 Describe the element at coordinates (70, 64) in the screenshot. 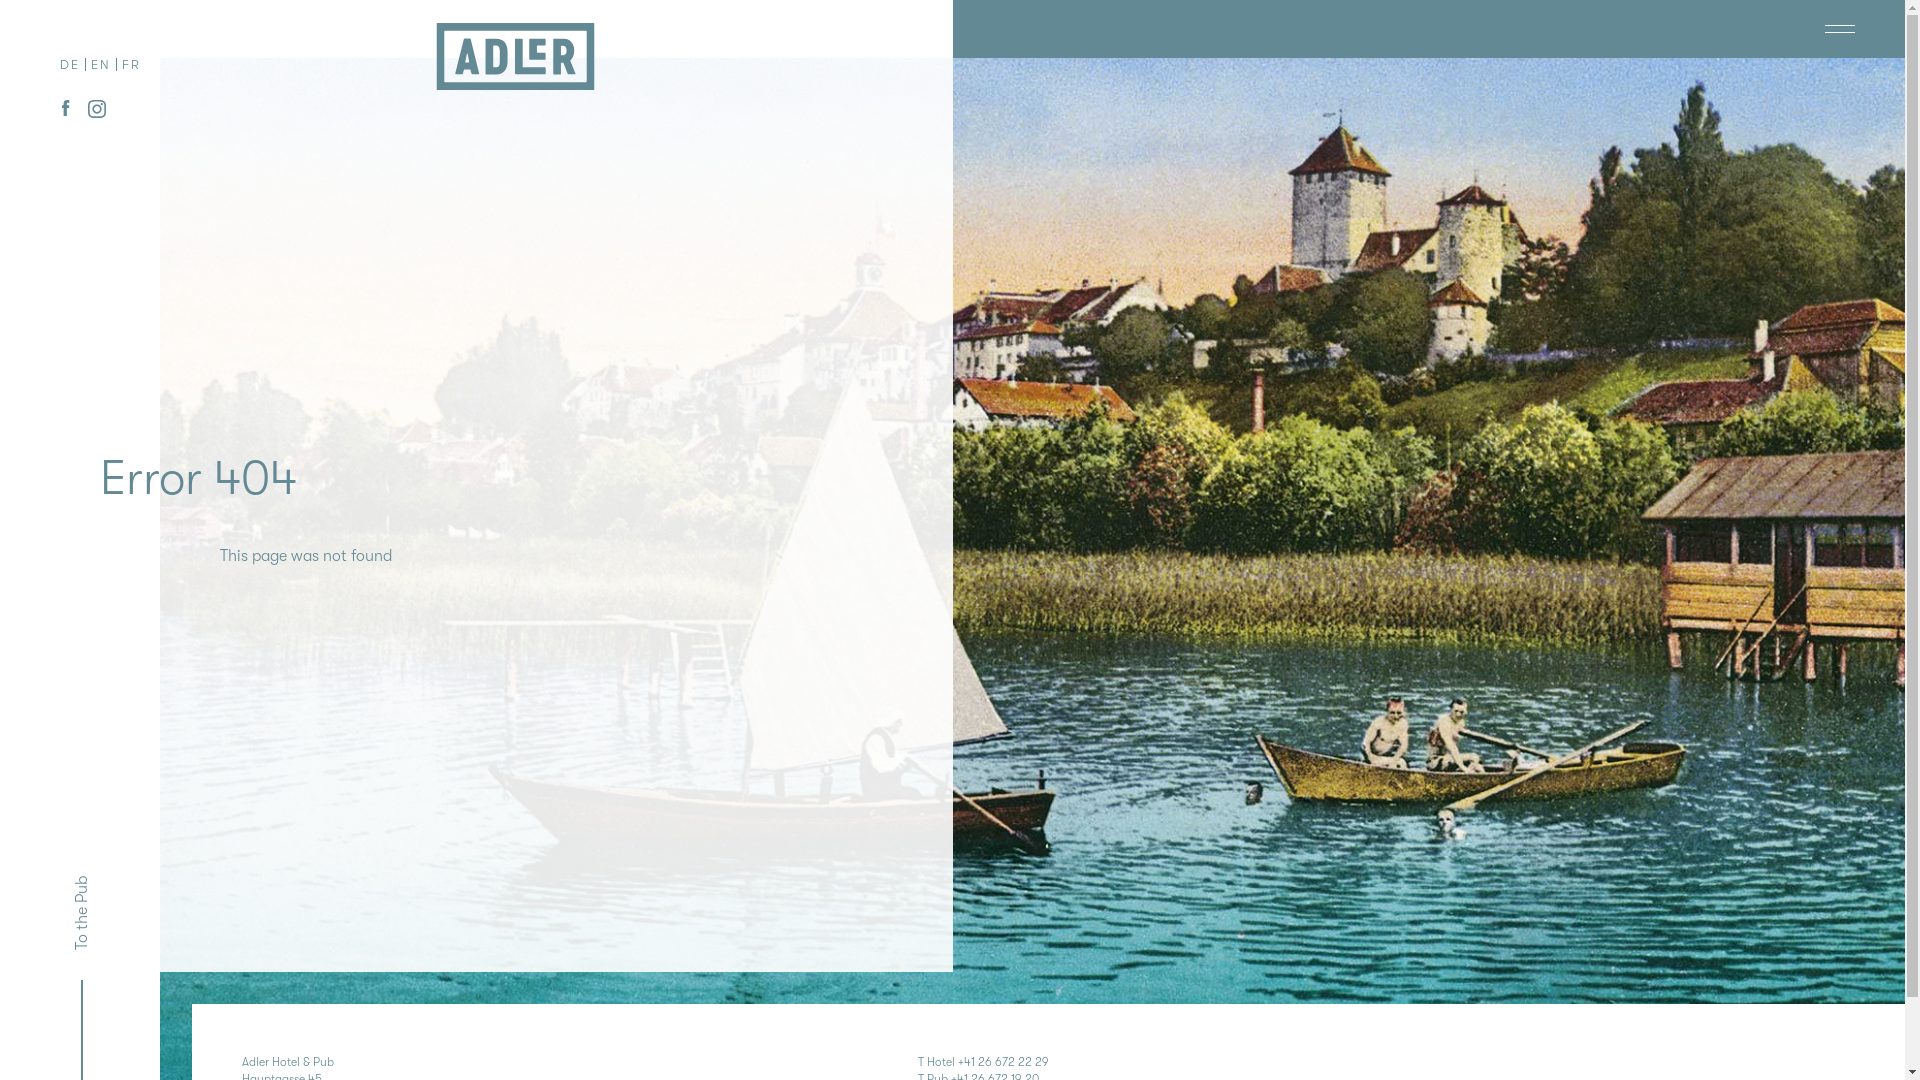

I see `'DE'` at that location.